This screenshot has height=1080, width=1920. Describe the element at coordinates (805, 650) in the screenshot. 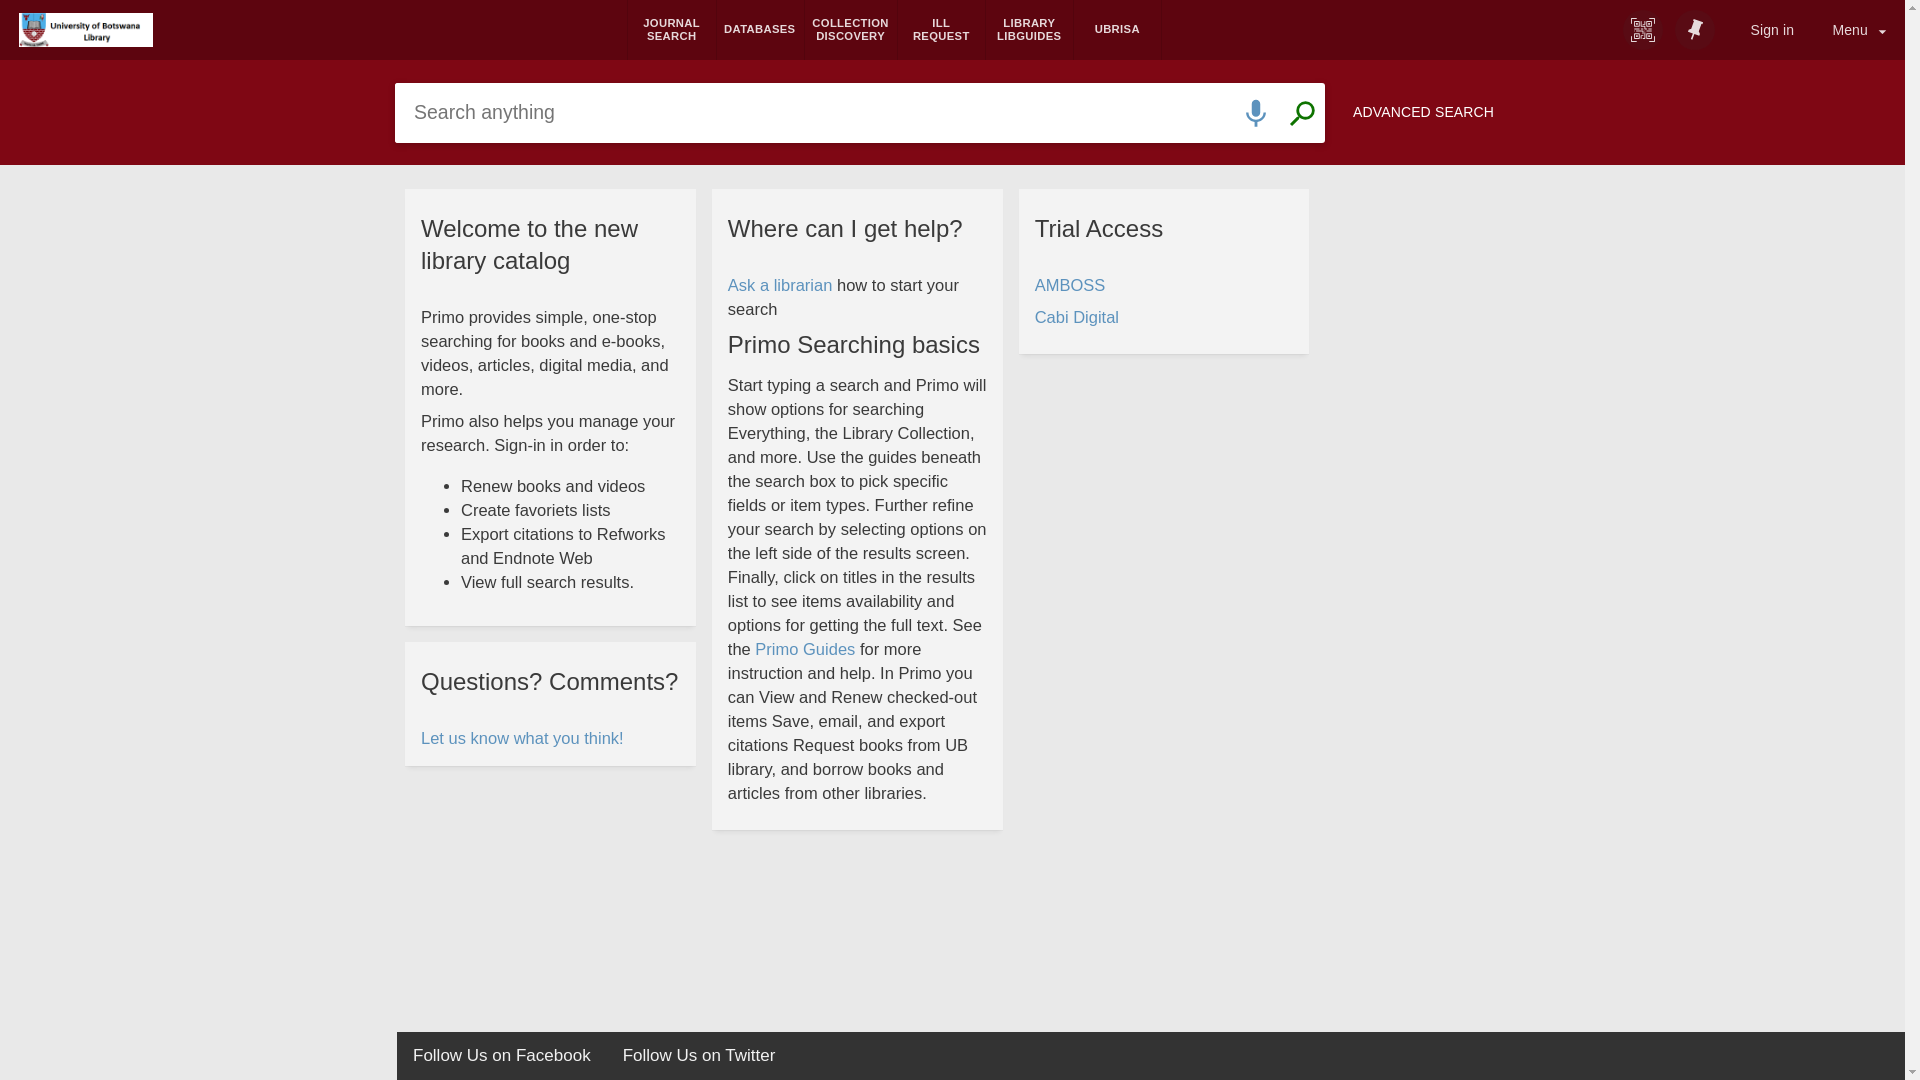

I see `'Primo Guides'` at that location.